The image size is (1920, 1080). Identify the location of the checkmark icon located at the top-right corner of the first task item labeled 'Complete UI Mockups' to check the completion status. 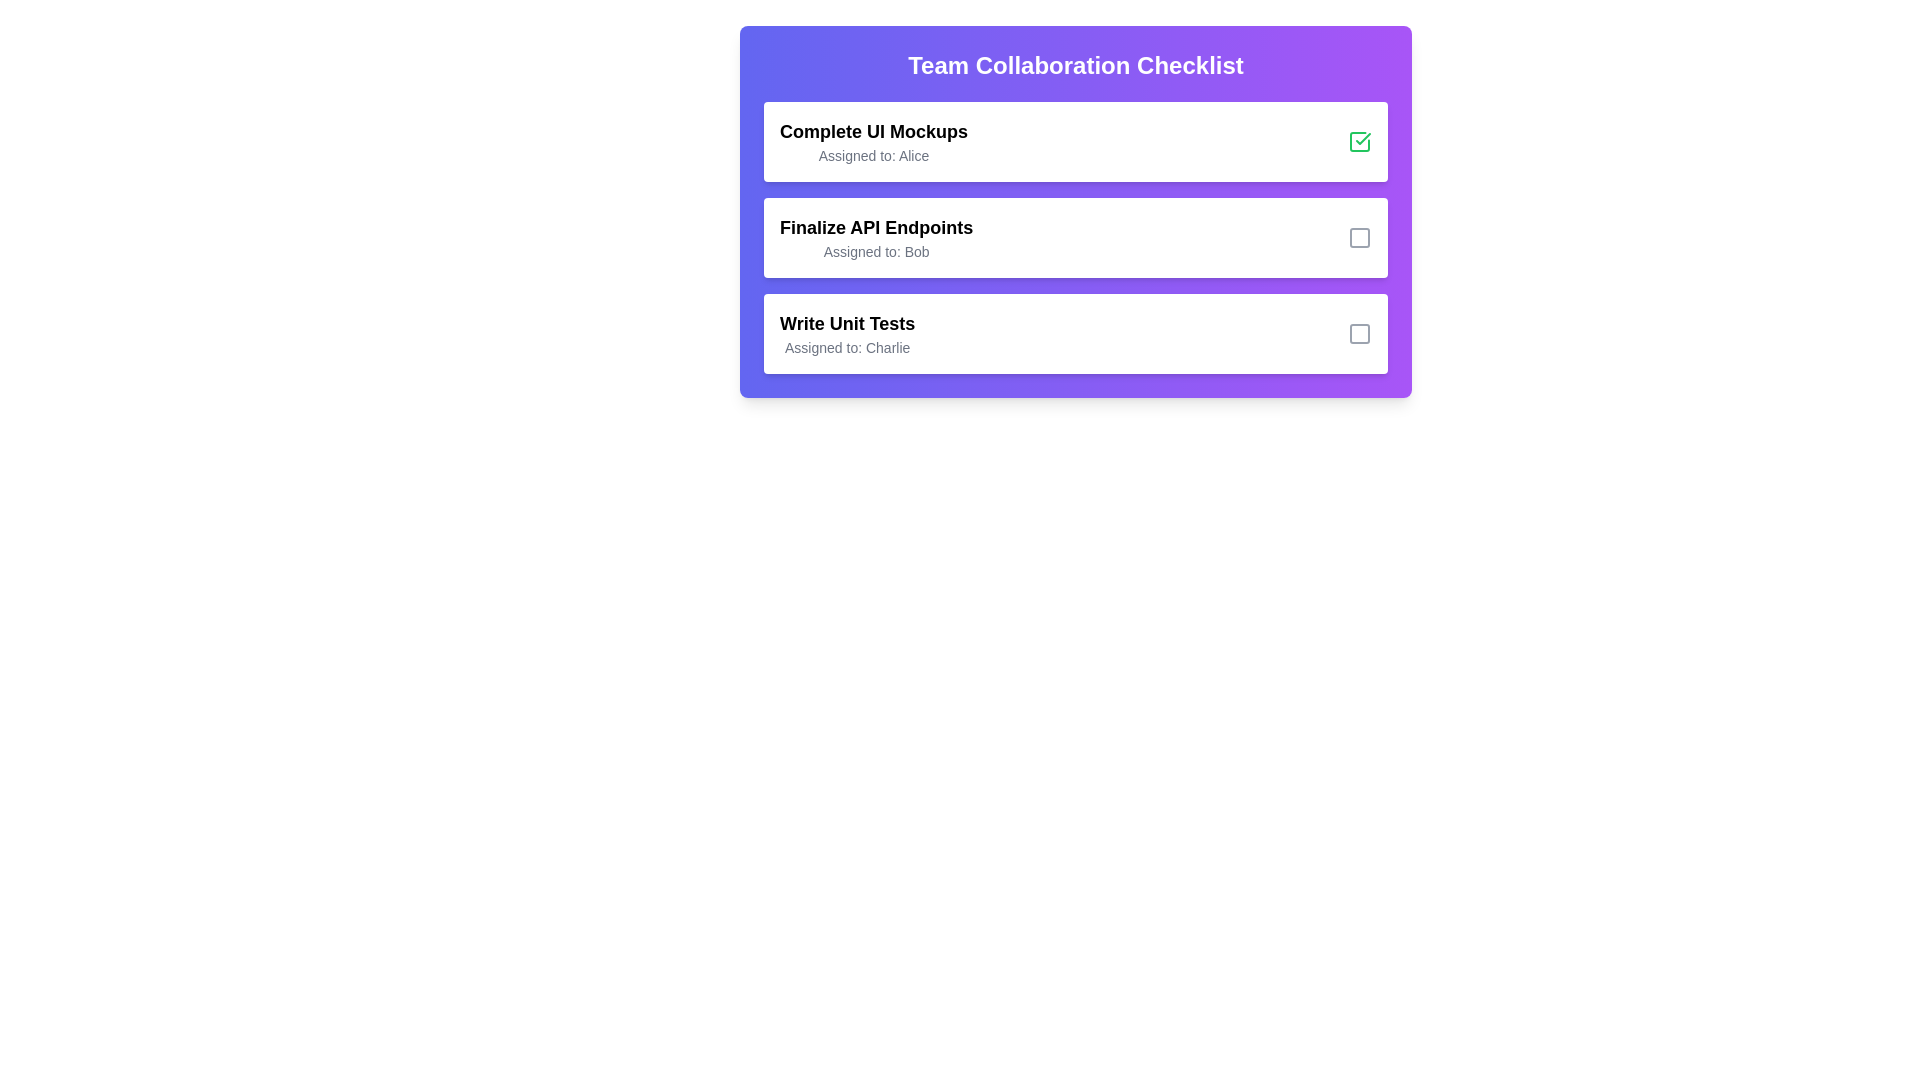
(1362, 137).